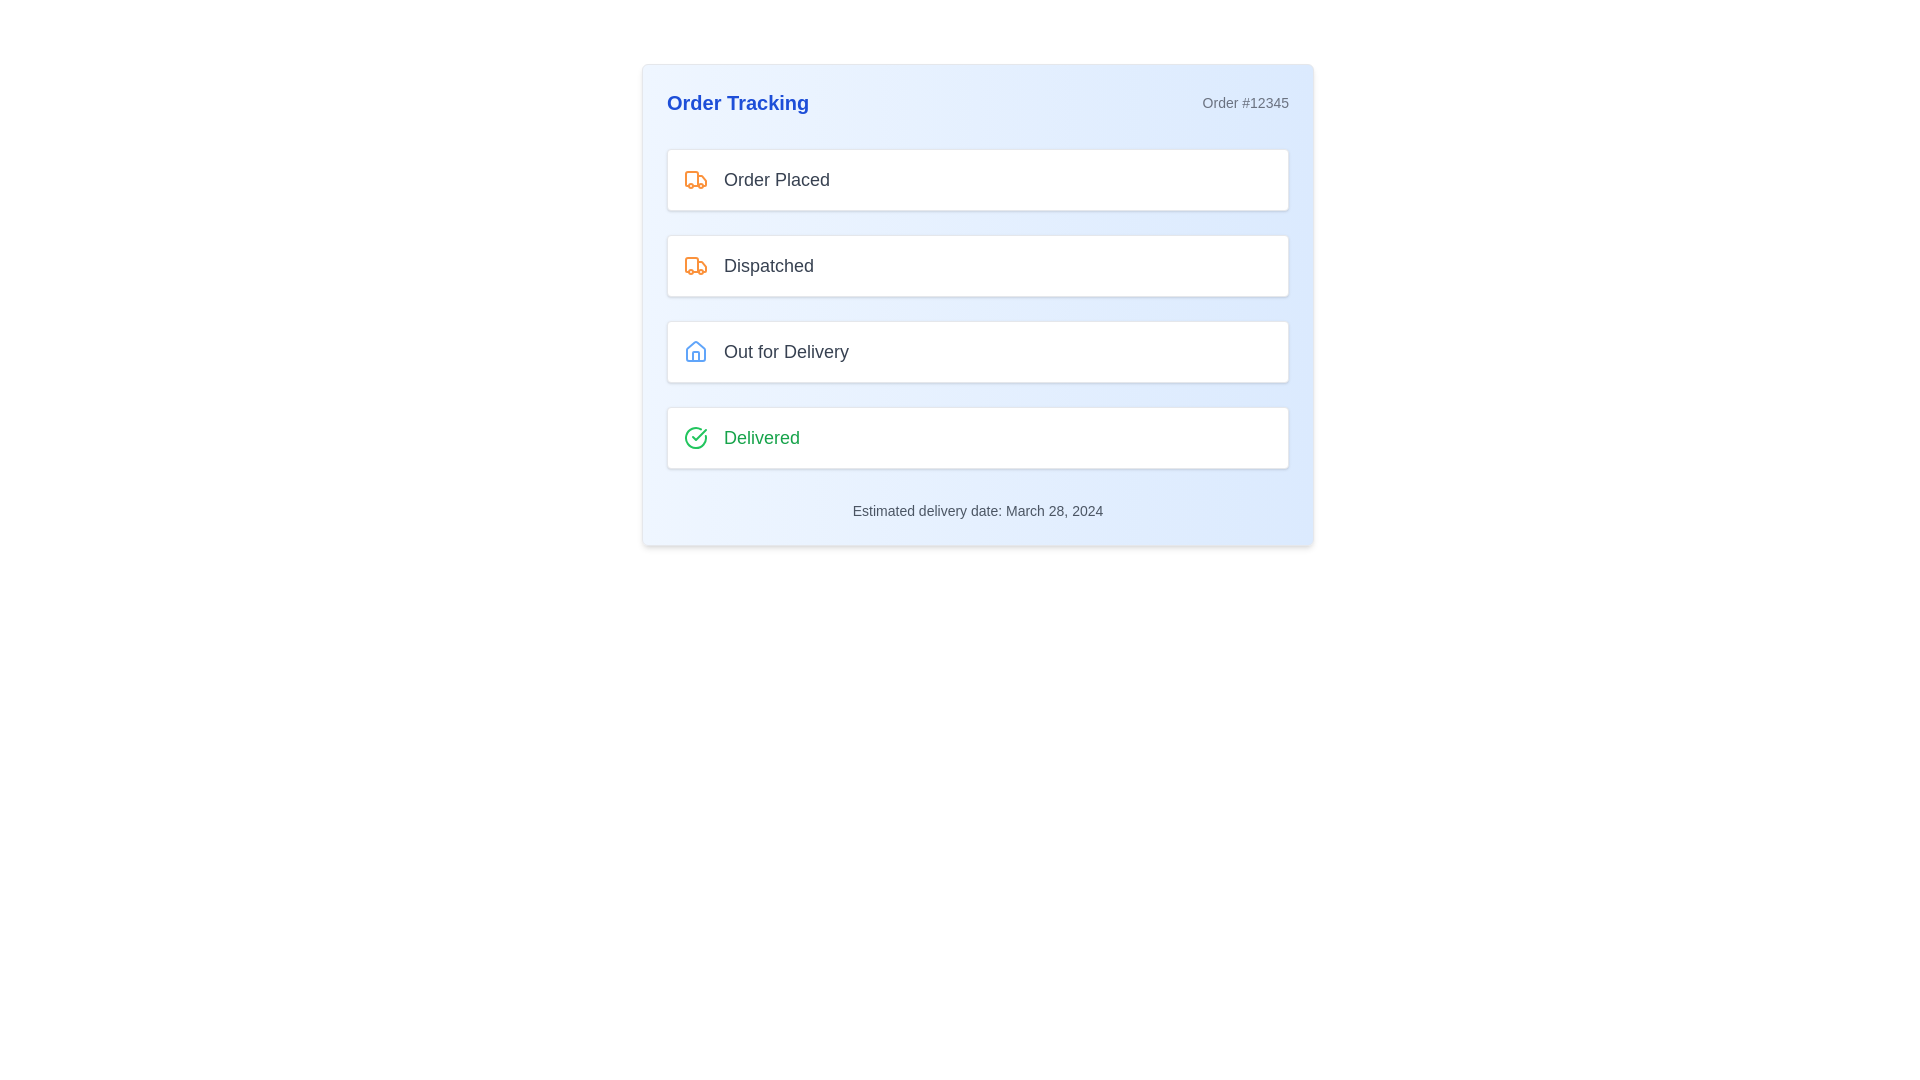 Image resolution: width=1920 pixels, height=1080 pixels. Describe the element at coordinates (767, 265) in the screenshot. I see `the status indicator text label that displays 'Dispatched', located to the right of the orange truck icon in the second rectangular box from the top` at that location.